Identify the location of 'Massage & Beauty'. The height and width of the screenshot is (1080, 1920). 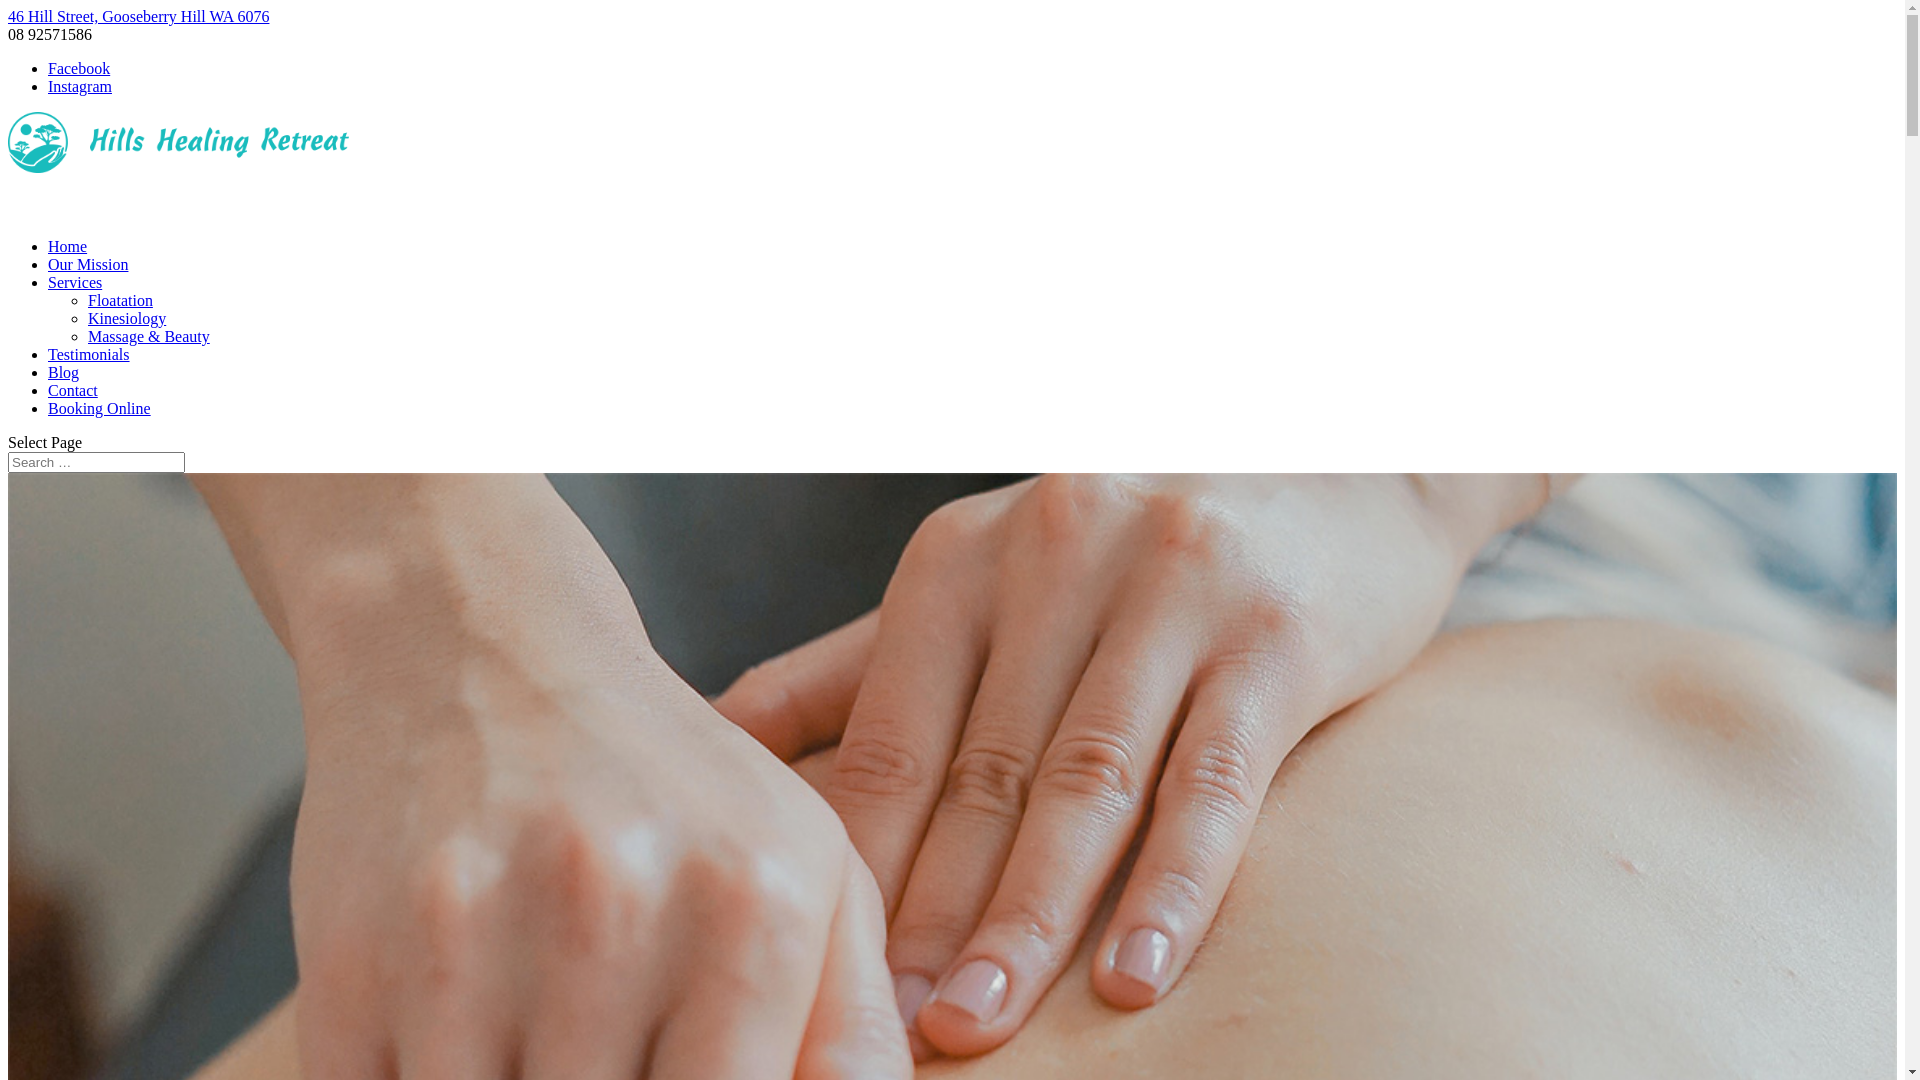
(147, 335).